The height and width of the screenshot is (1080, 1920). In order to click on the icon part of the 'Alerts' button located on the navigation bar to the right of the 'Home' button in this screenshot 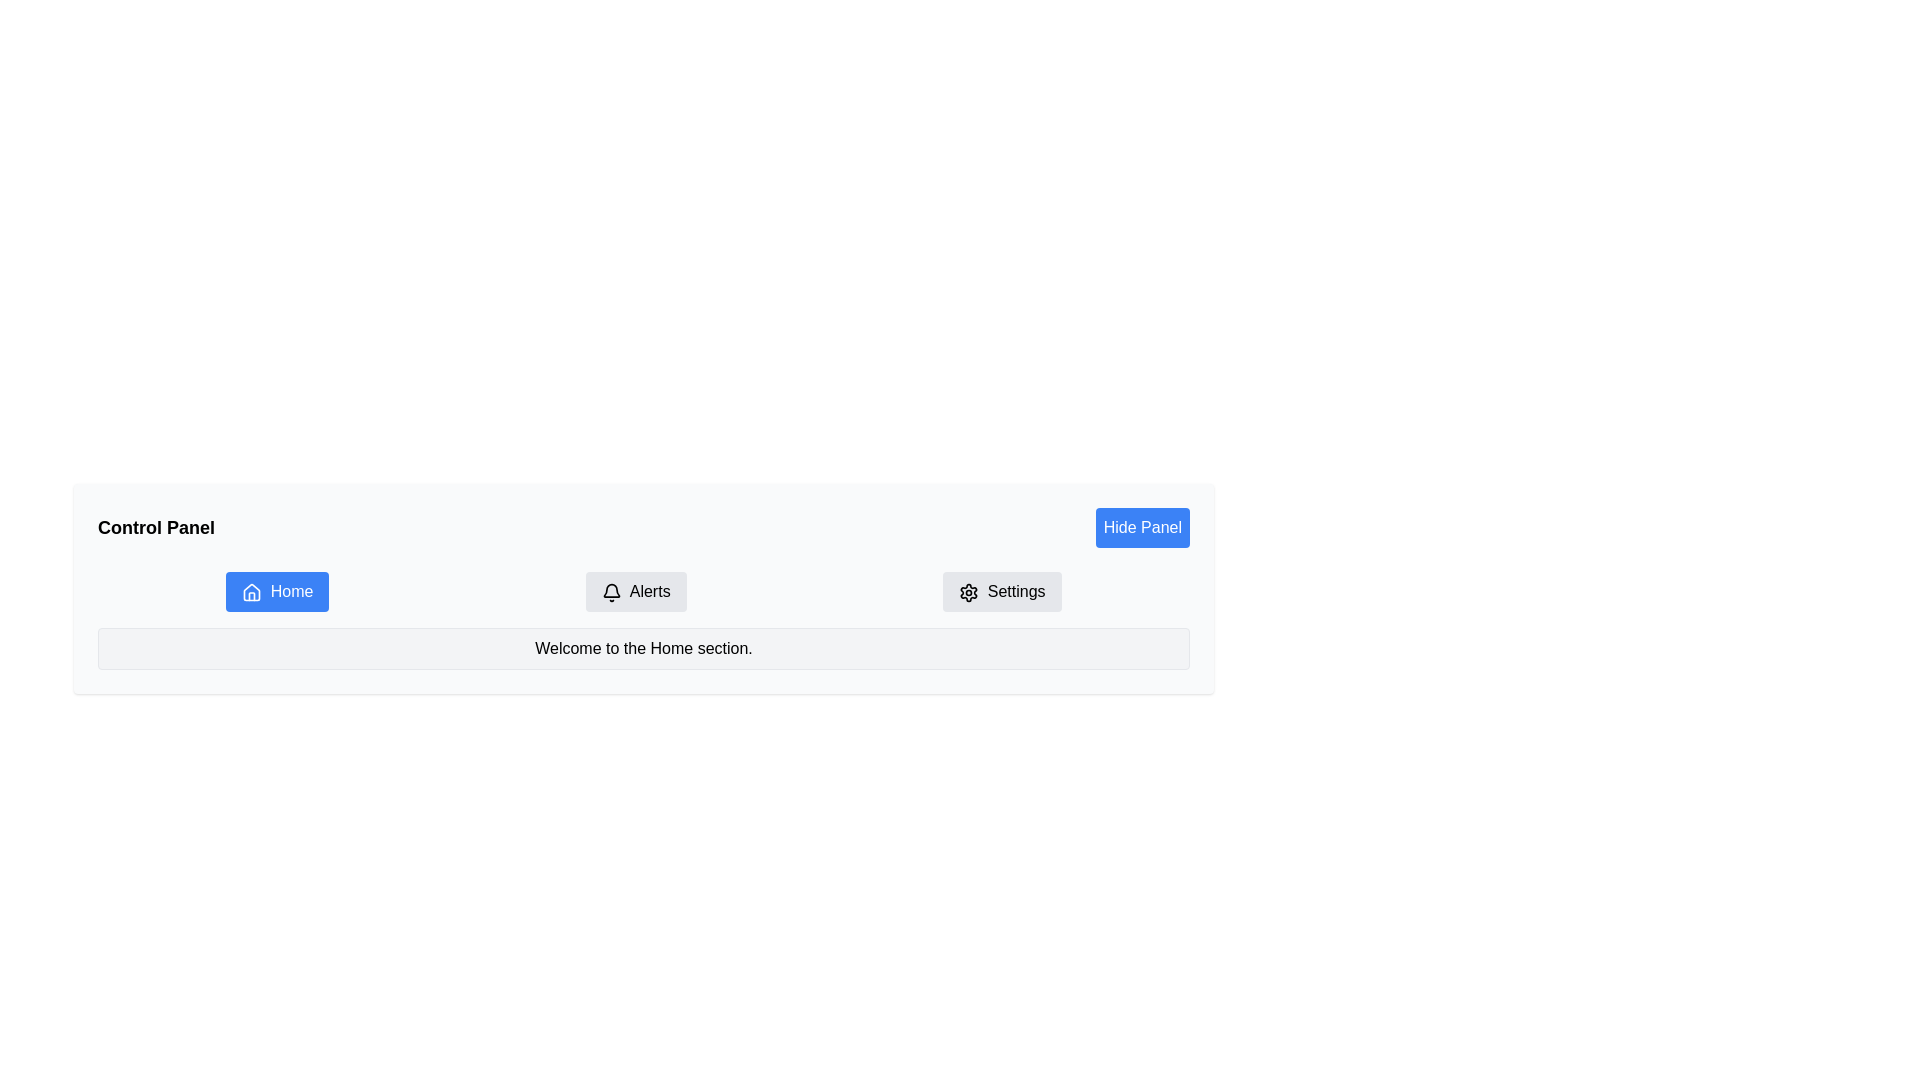, I will do `click(611, 589)`.